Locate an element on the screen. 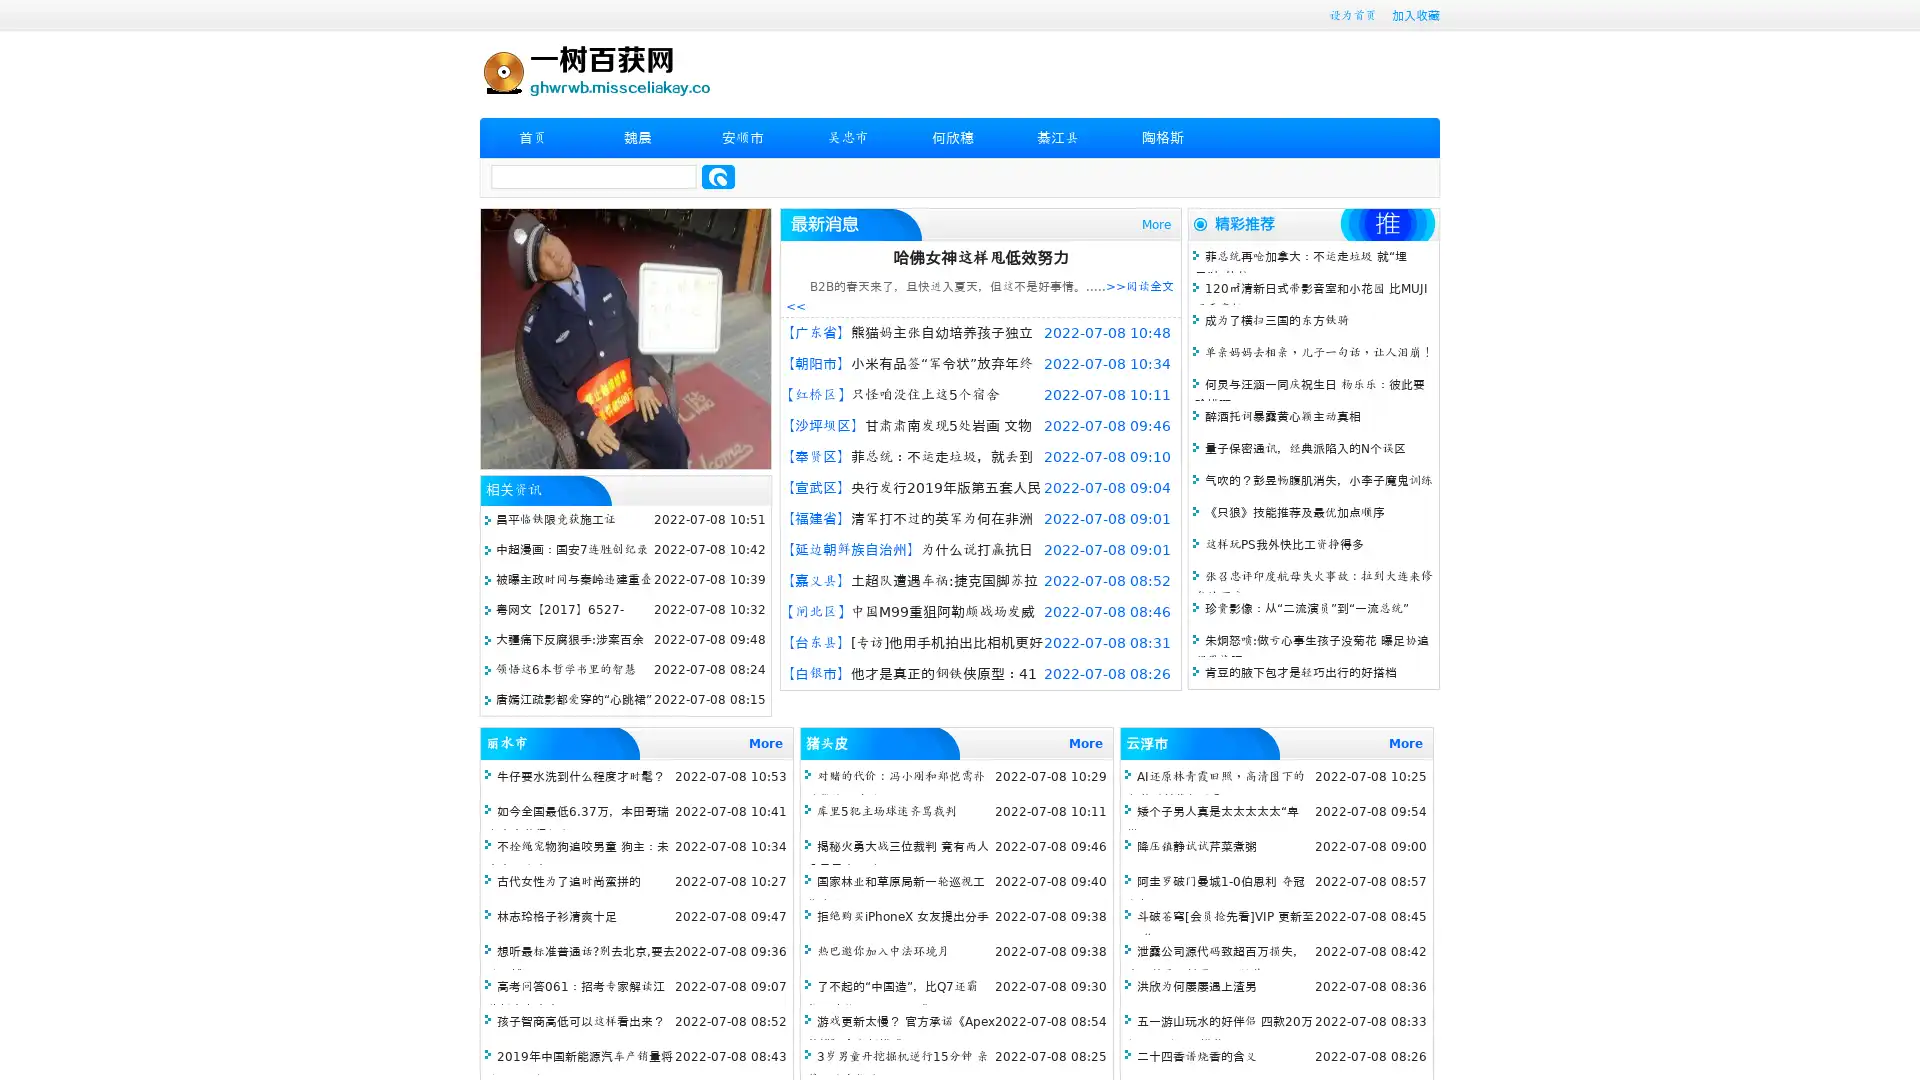 The height and width of the screenshot is (1080, 1920). Search is located at coordinates (718, 176).